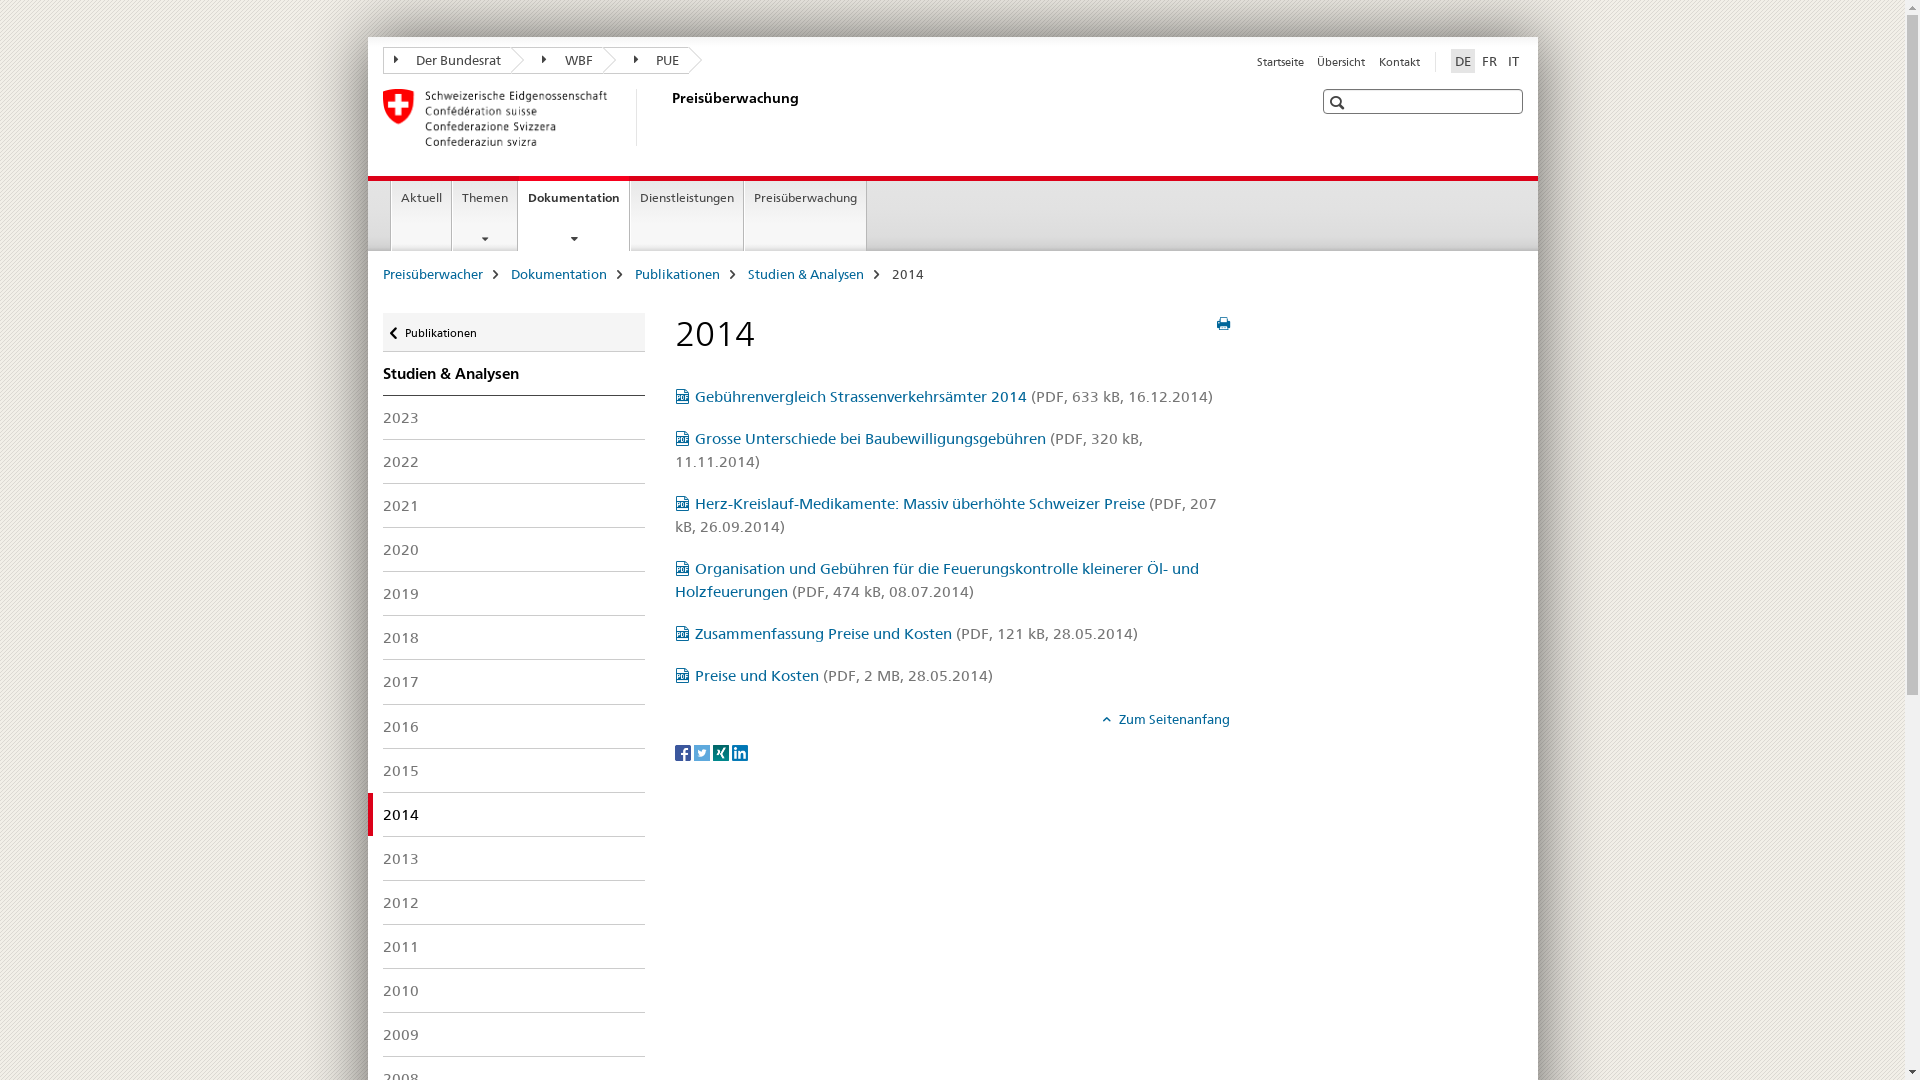 This screenshot has width=1920, height=1080. Describe the element at coordinates (513, 549) in the screenshot. I see `'2020'` at that location.